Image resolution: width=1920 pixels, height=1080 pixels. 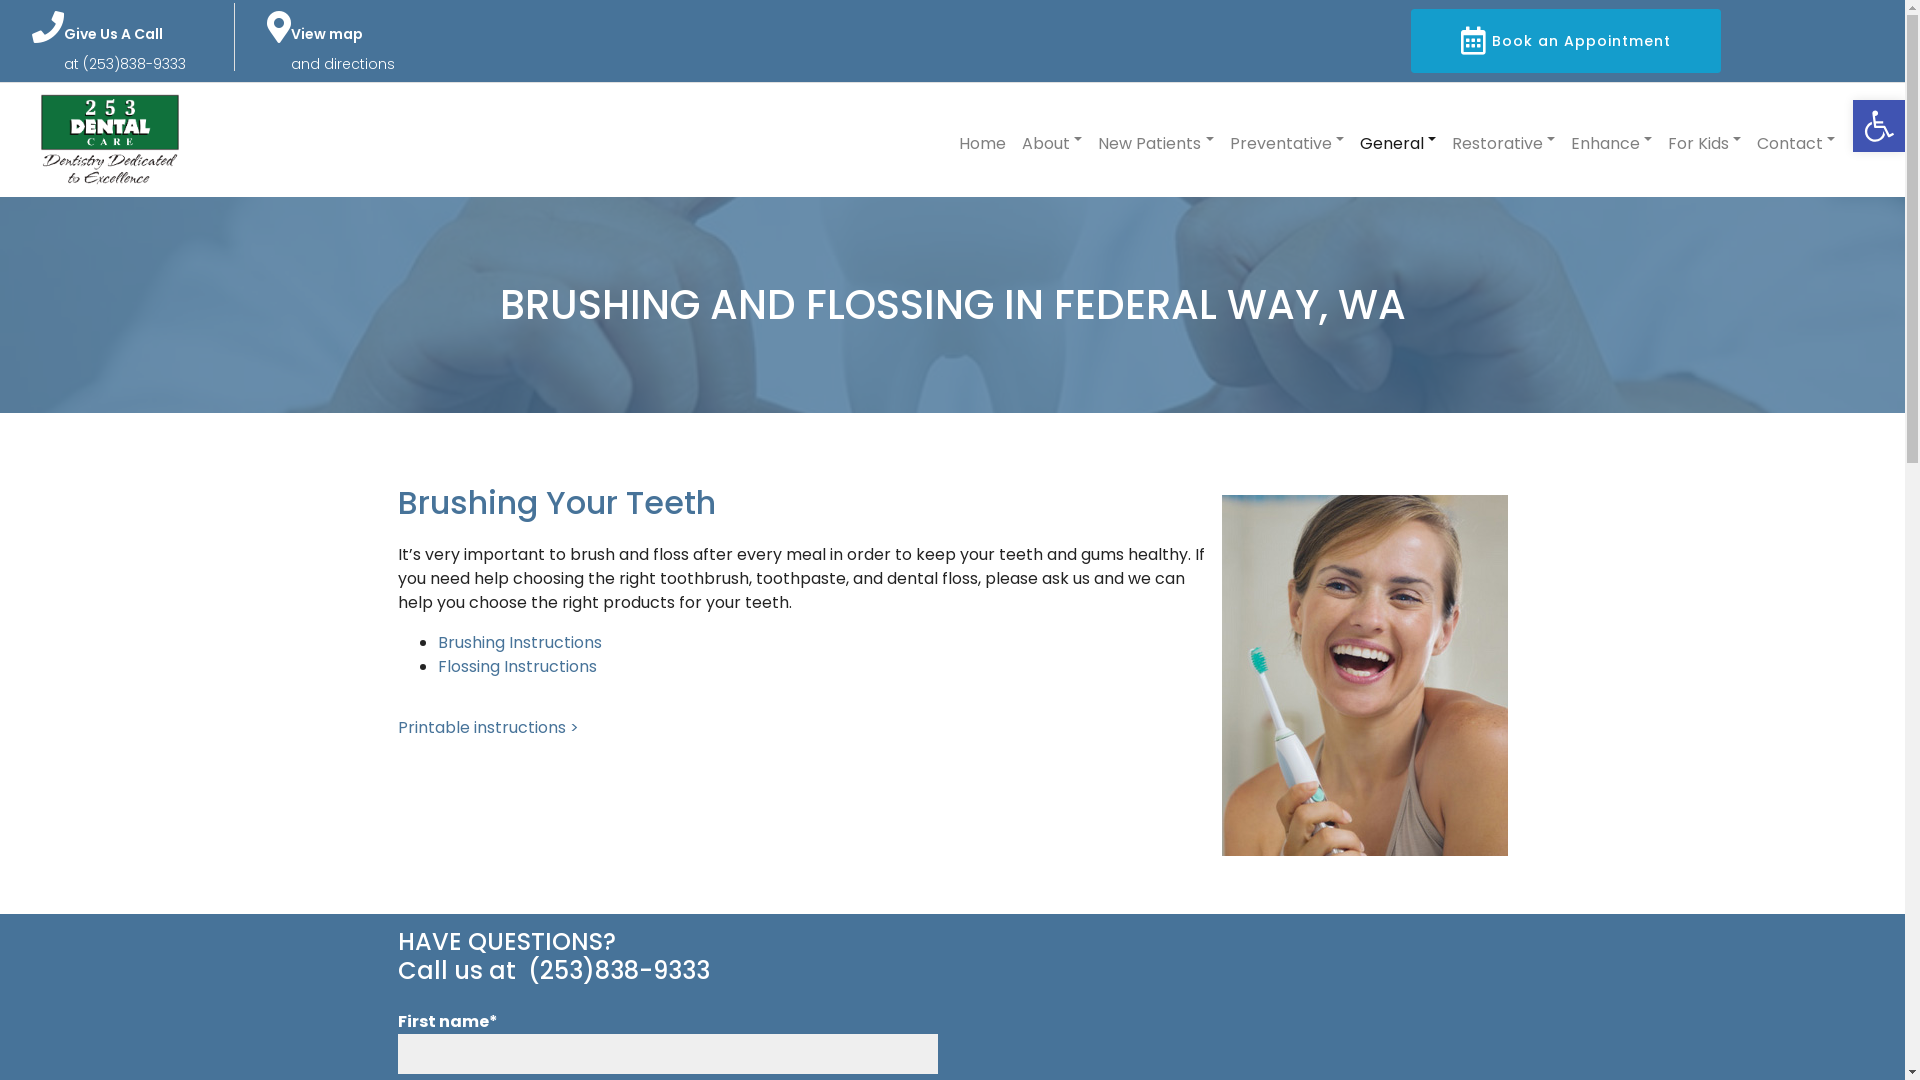 I want to click on 'For Kids', so click(x=1703, y=138).